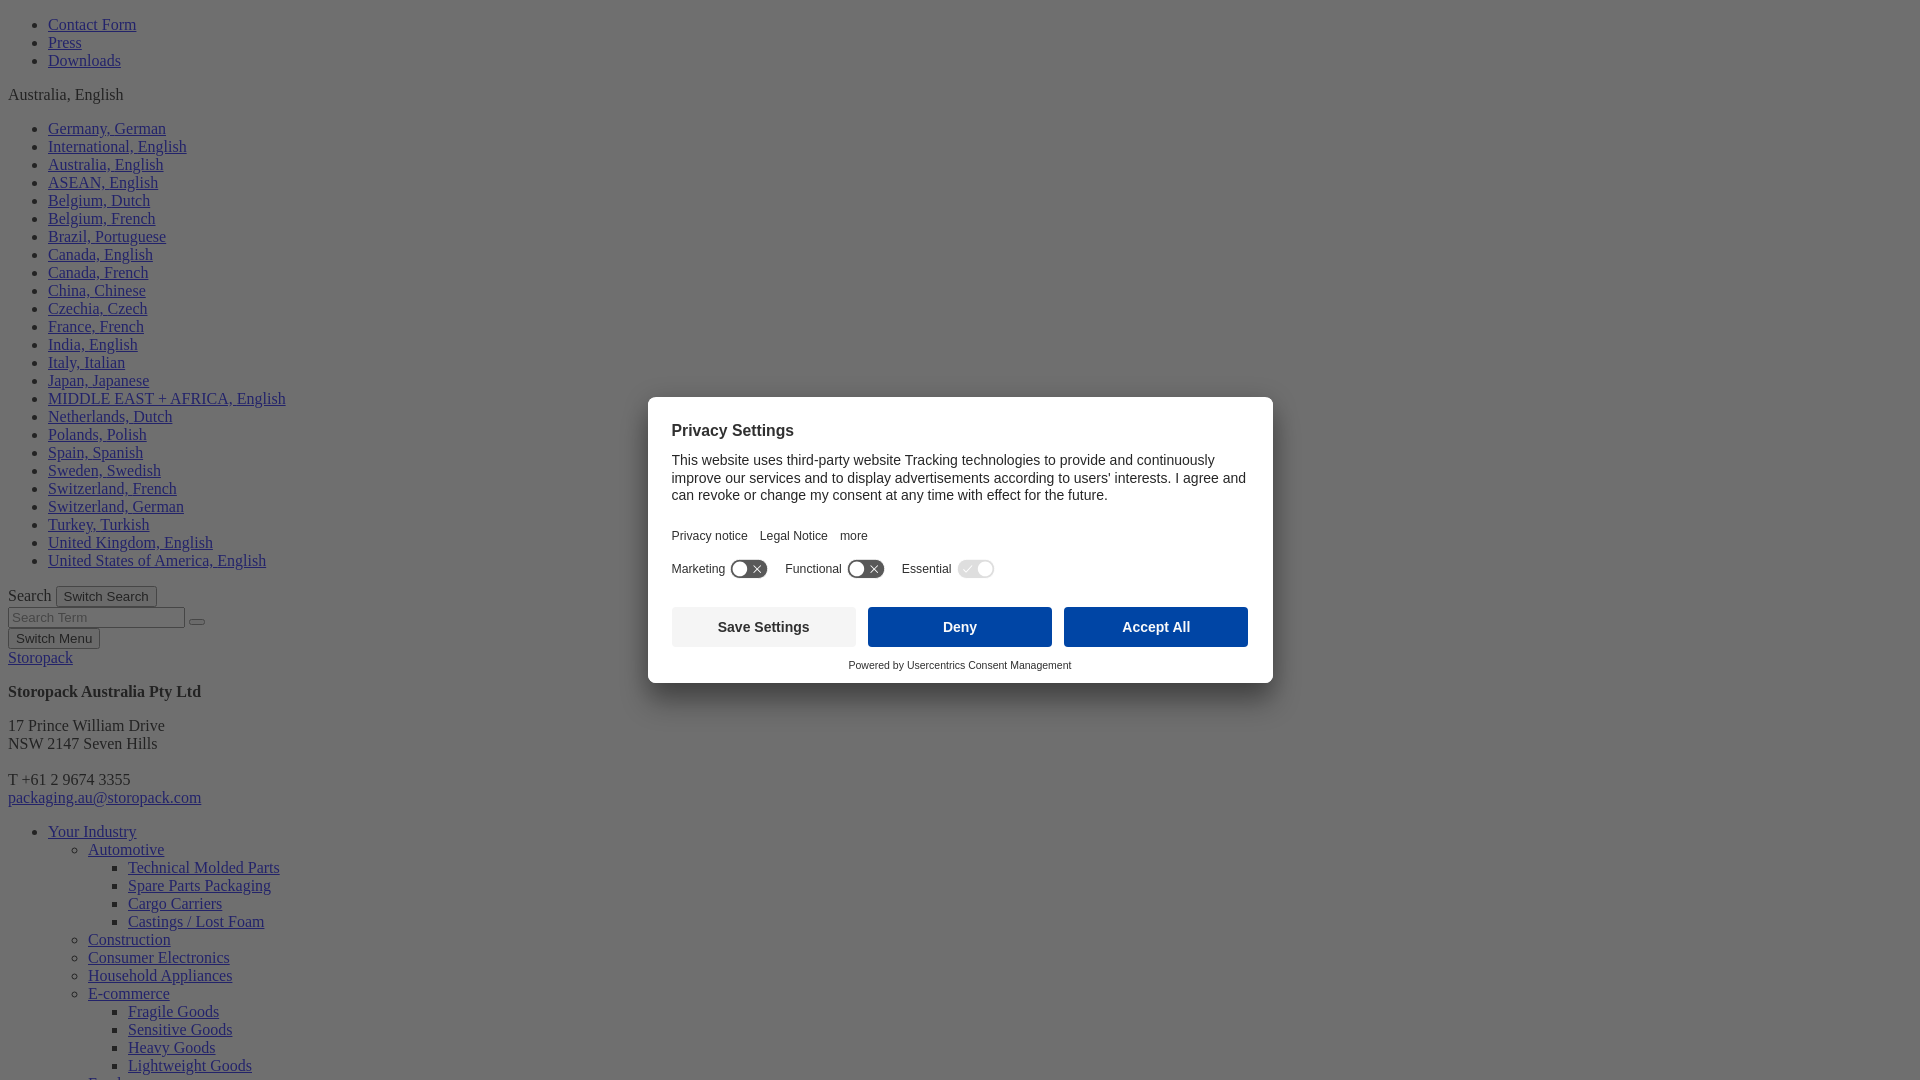  Describe the element at coordinates (96, 308) in the screenshot. I see `'Czechia, Czech'` at that location.